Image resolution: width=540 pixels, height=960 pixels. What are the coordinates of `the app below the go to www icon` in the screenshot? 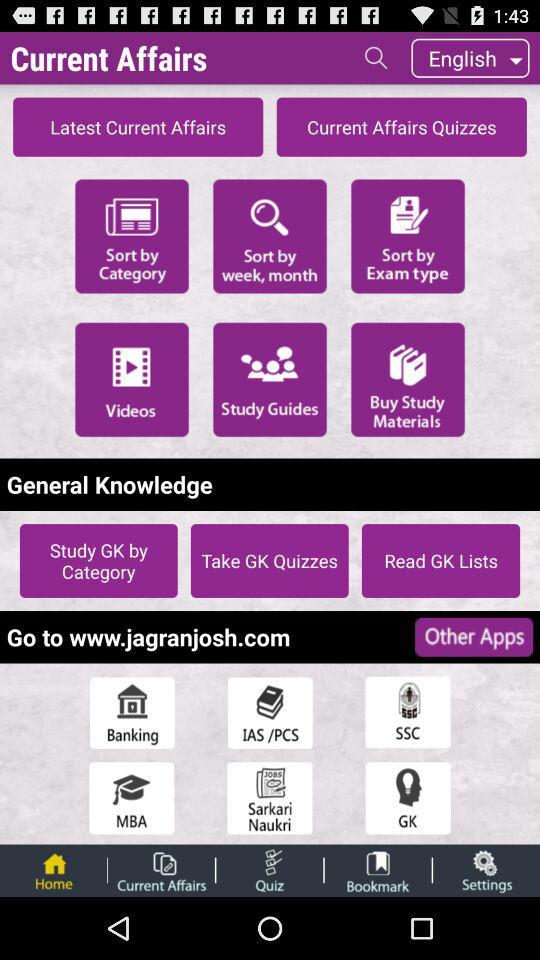 It's located at (270, 712).